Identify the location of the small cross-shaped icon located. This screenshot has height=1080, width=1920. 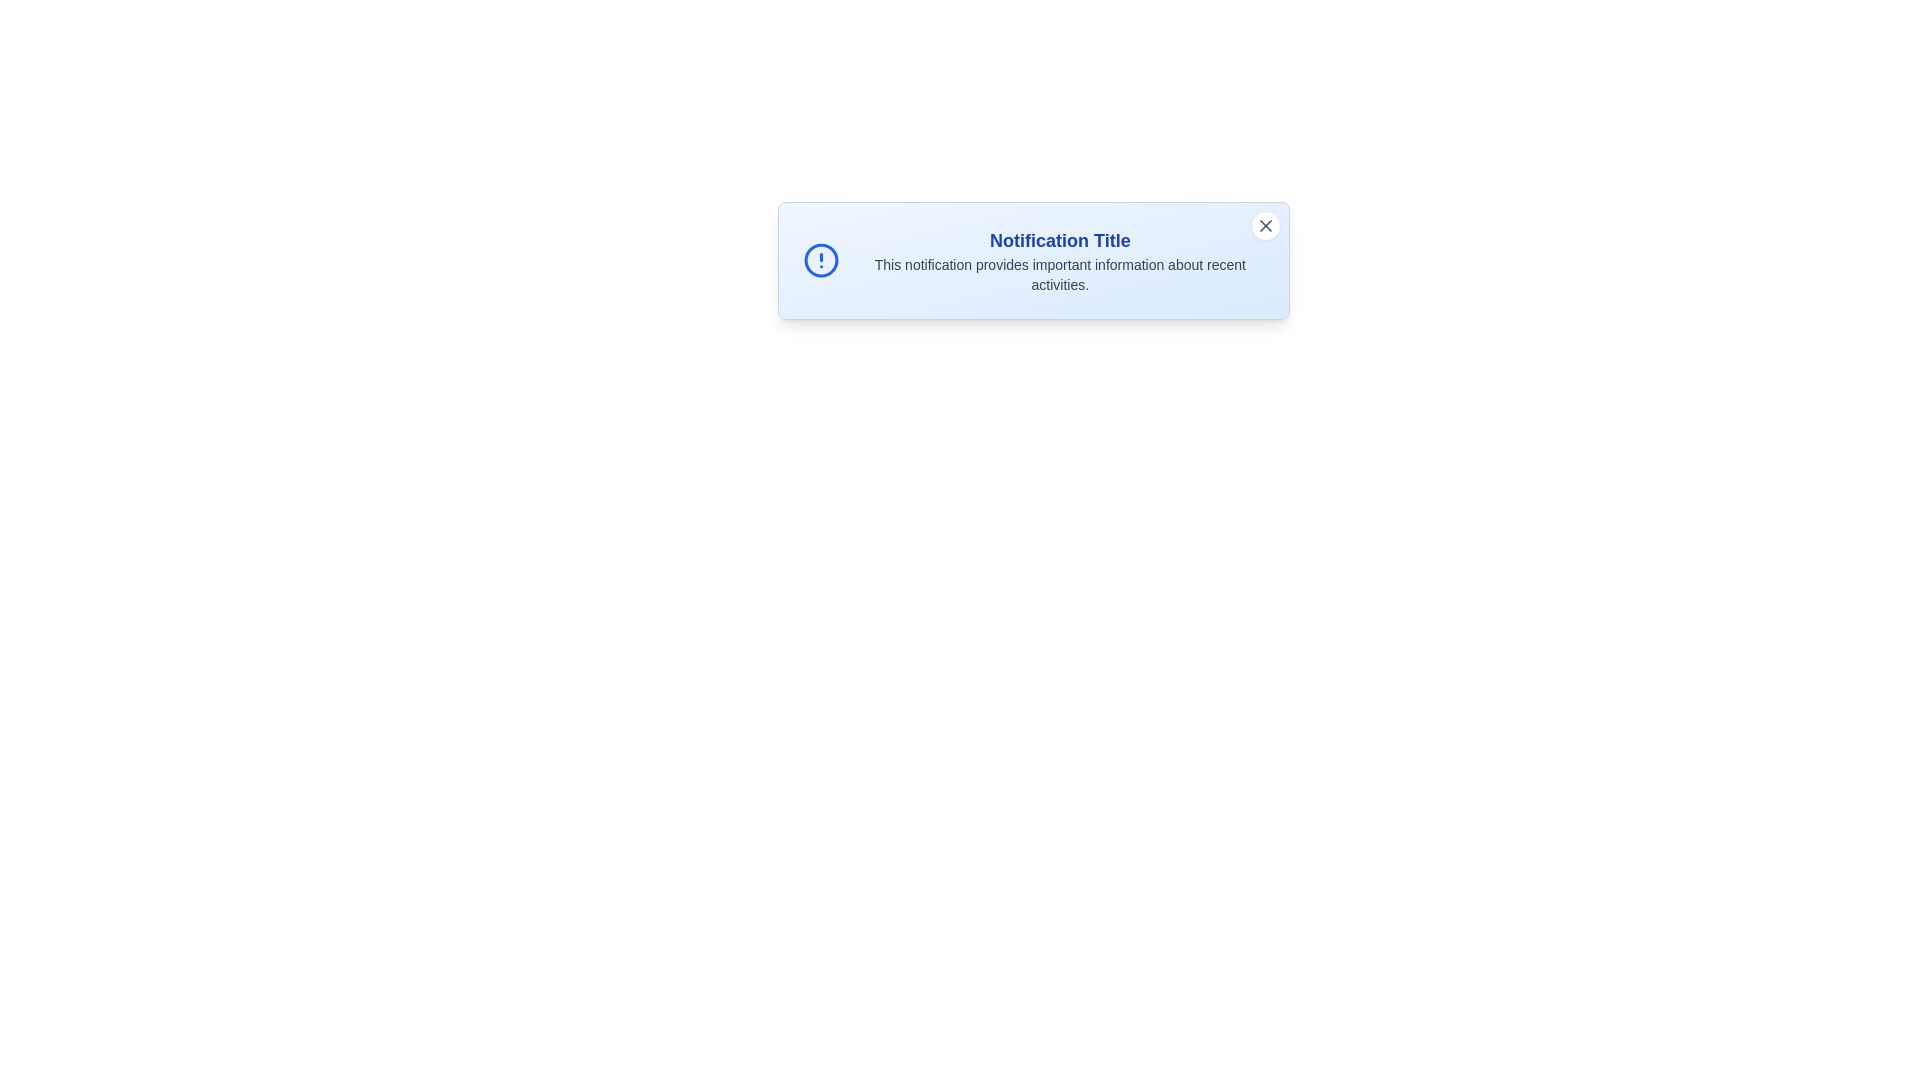
(1264, 225).